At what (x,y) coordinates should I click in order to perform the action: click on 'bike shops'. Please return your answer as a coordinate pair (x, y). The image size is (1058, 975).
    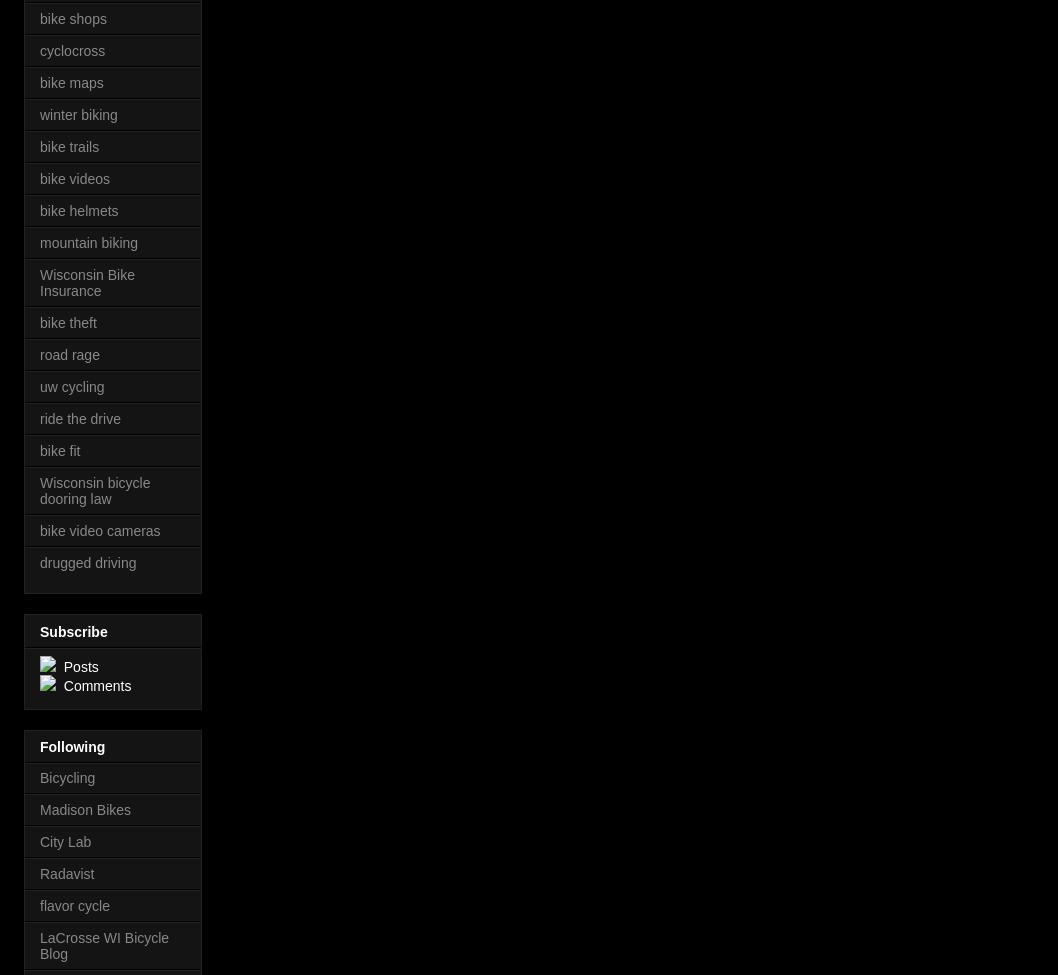
    Looking at the image, I should click on (73, 19).